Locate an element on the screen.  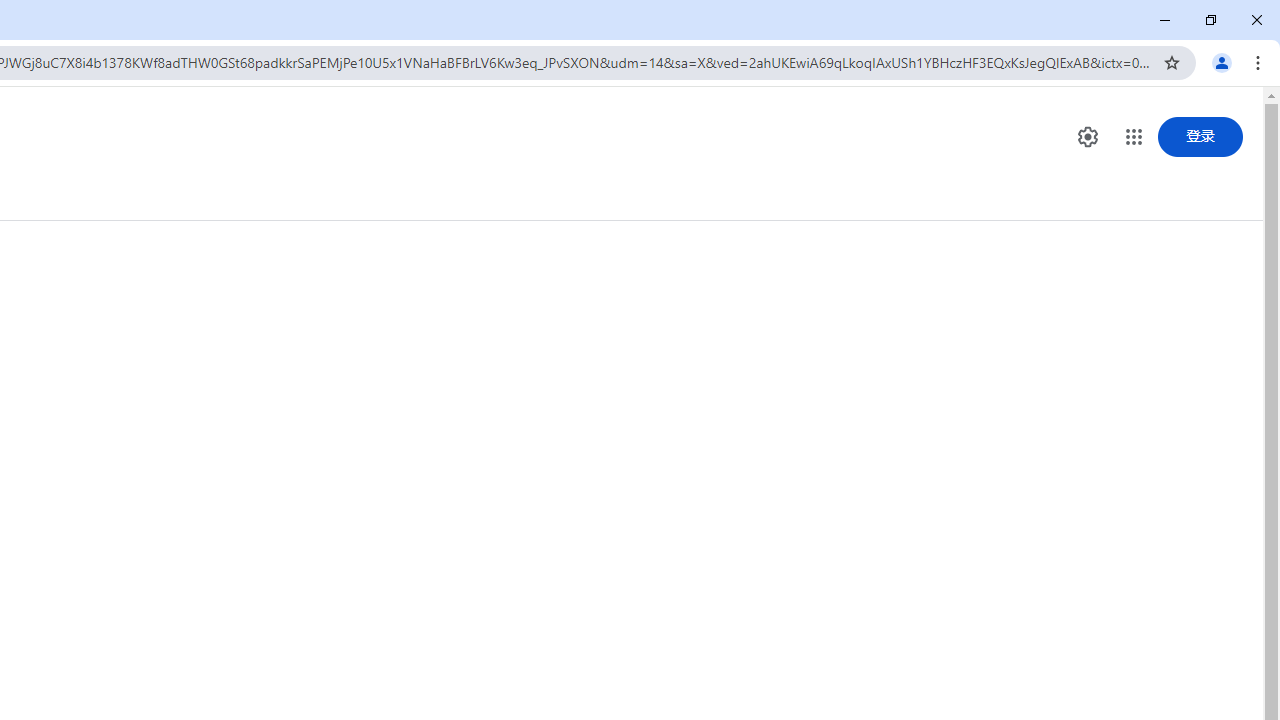
'Close' is located at coordinates (1255, 20).